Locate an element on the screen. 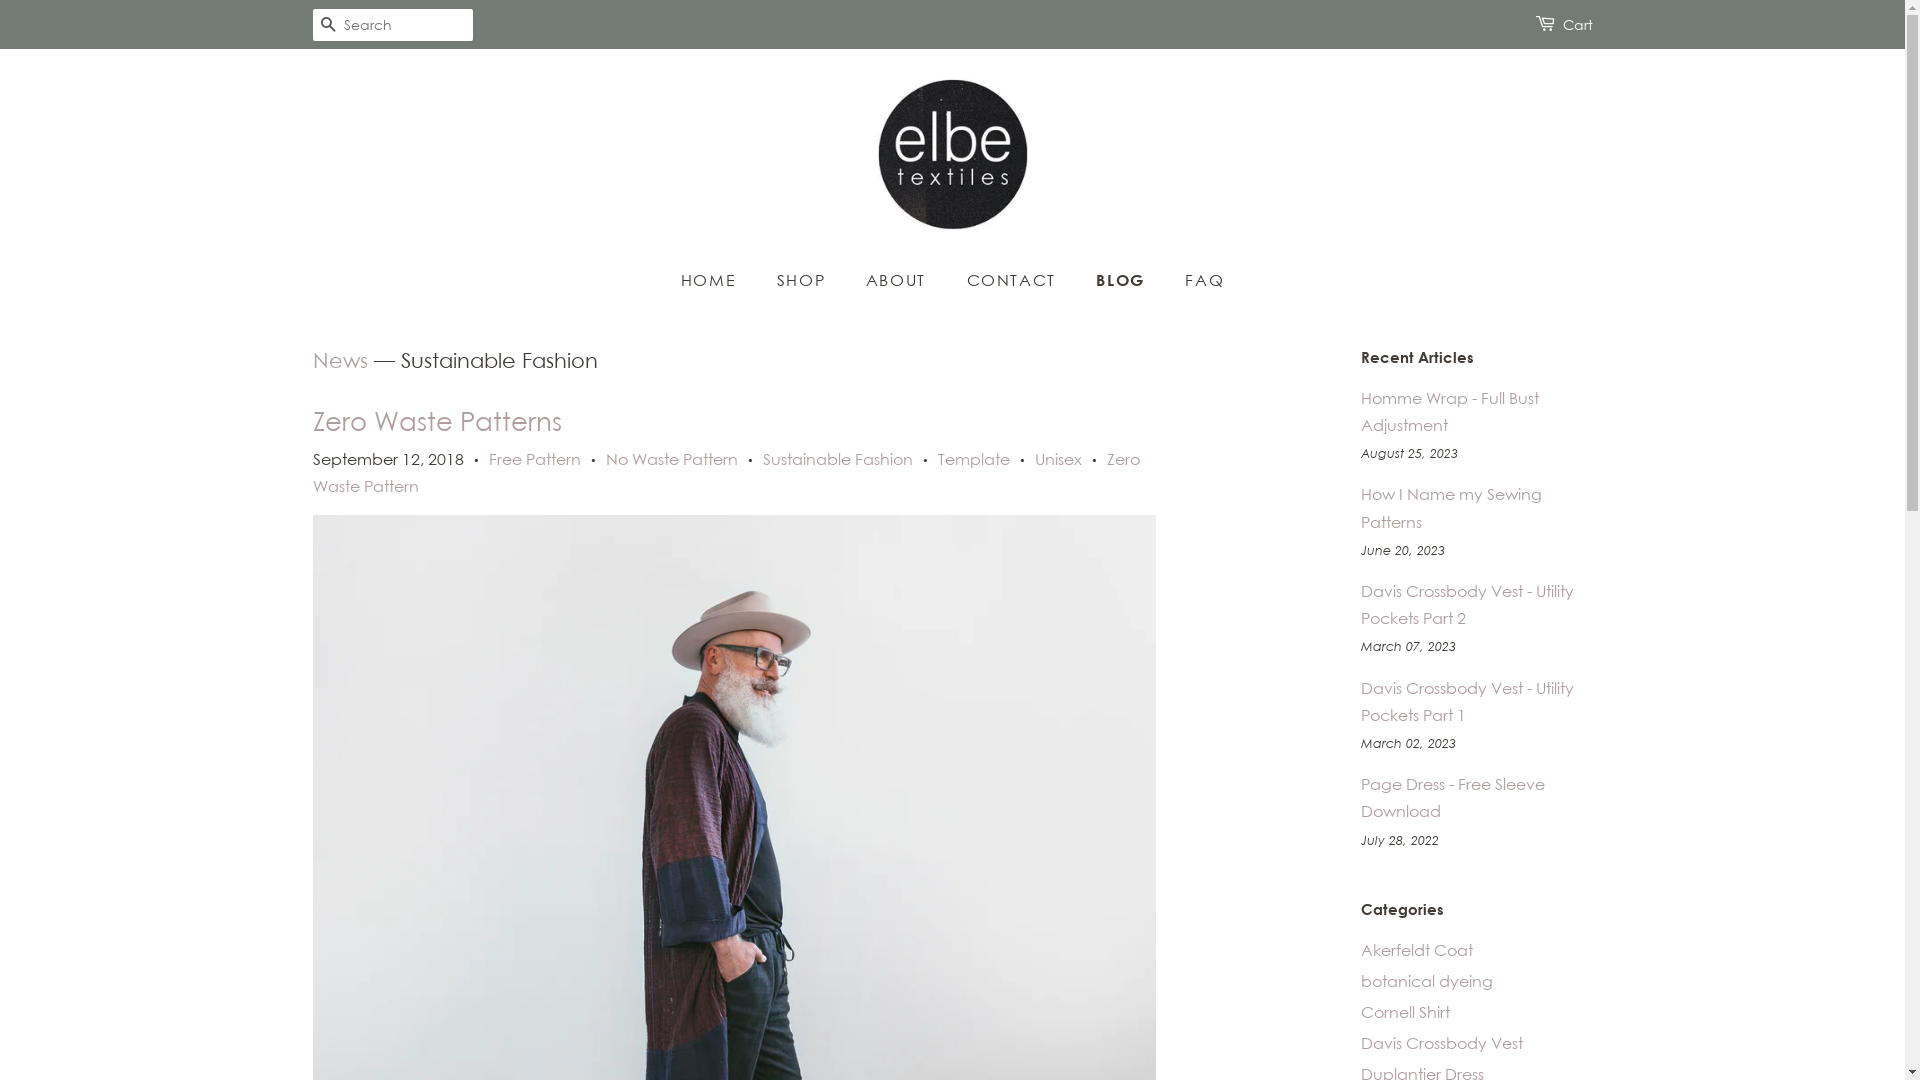 The height and width of the screenshot is (1080, 1920). 'Template' is located at coordinates (974, 459).